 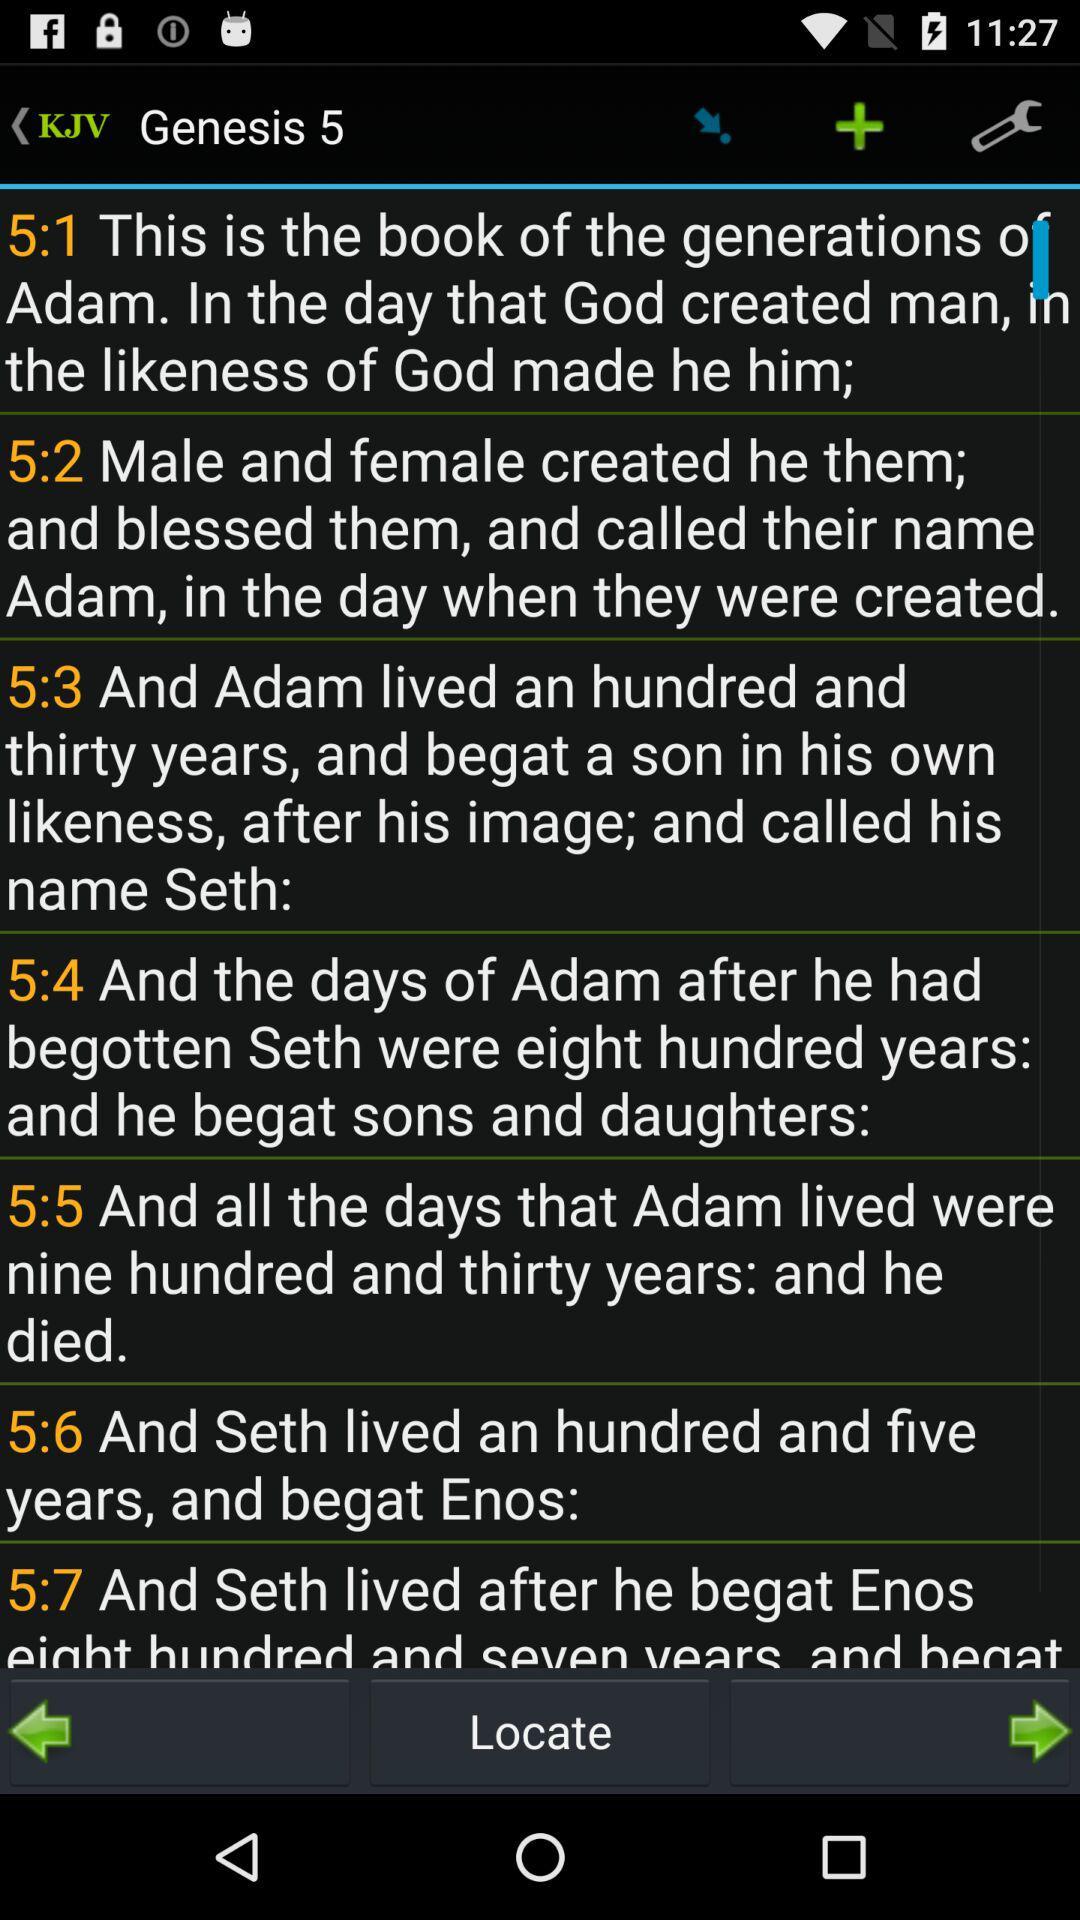 I want to click on go forward, so click(x=898, y=1730).